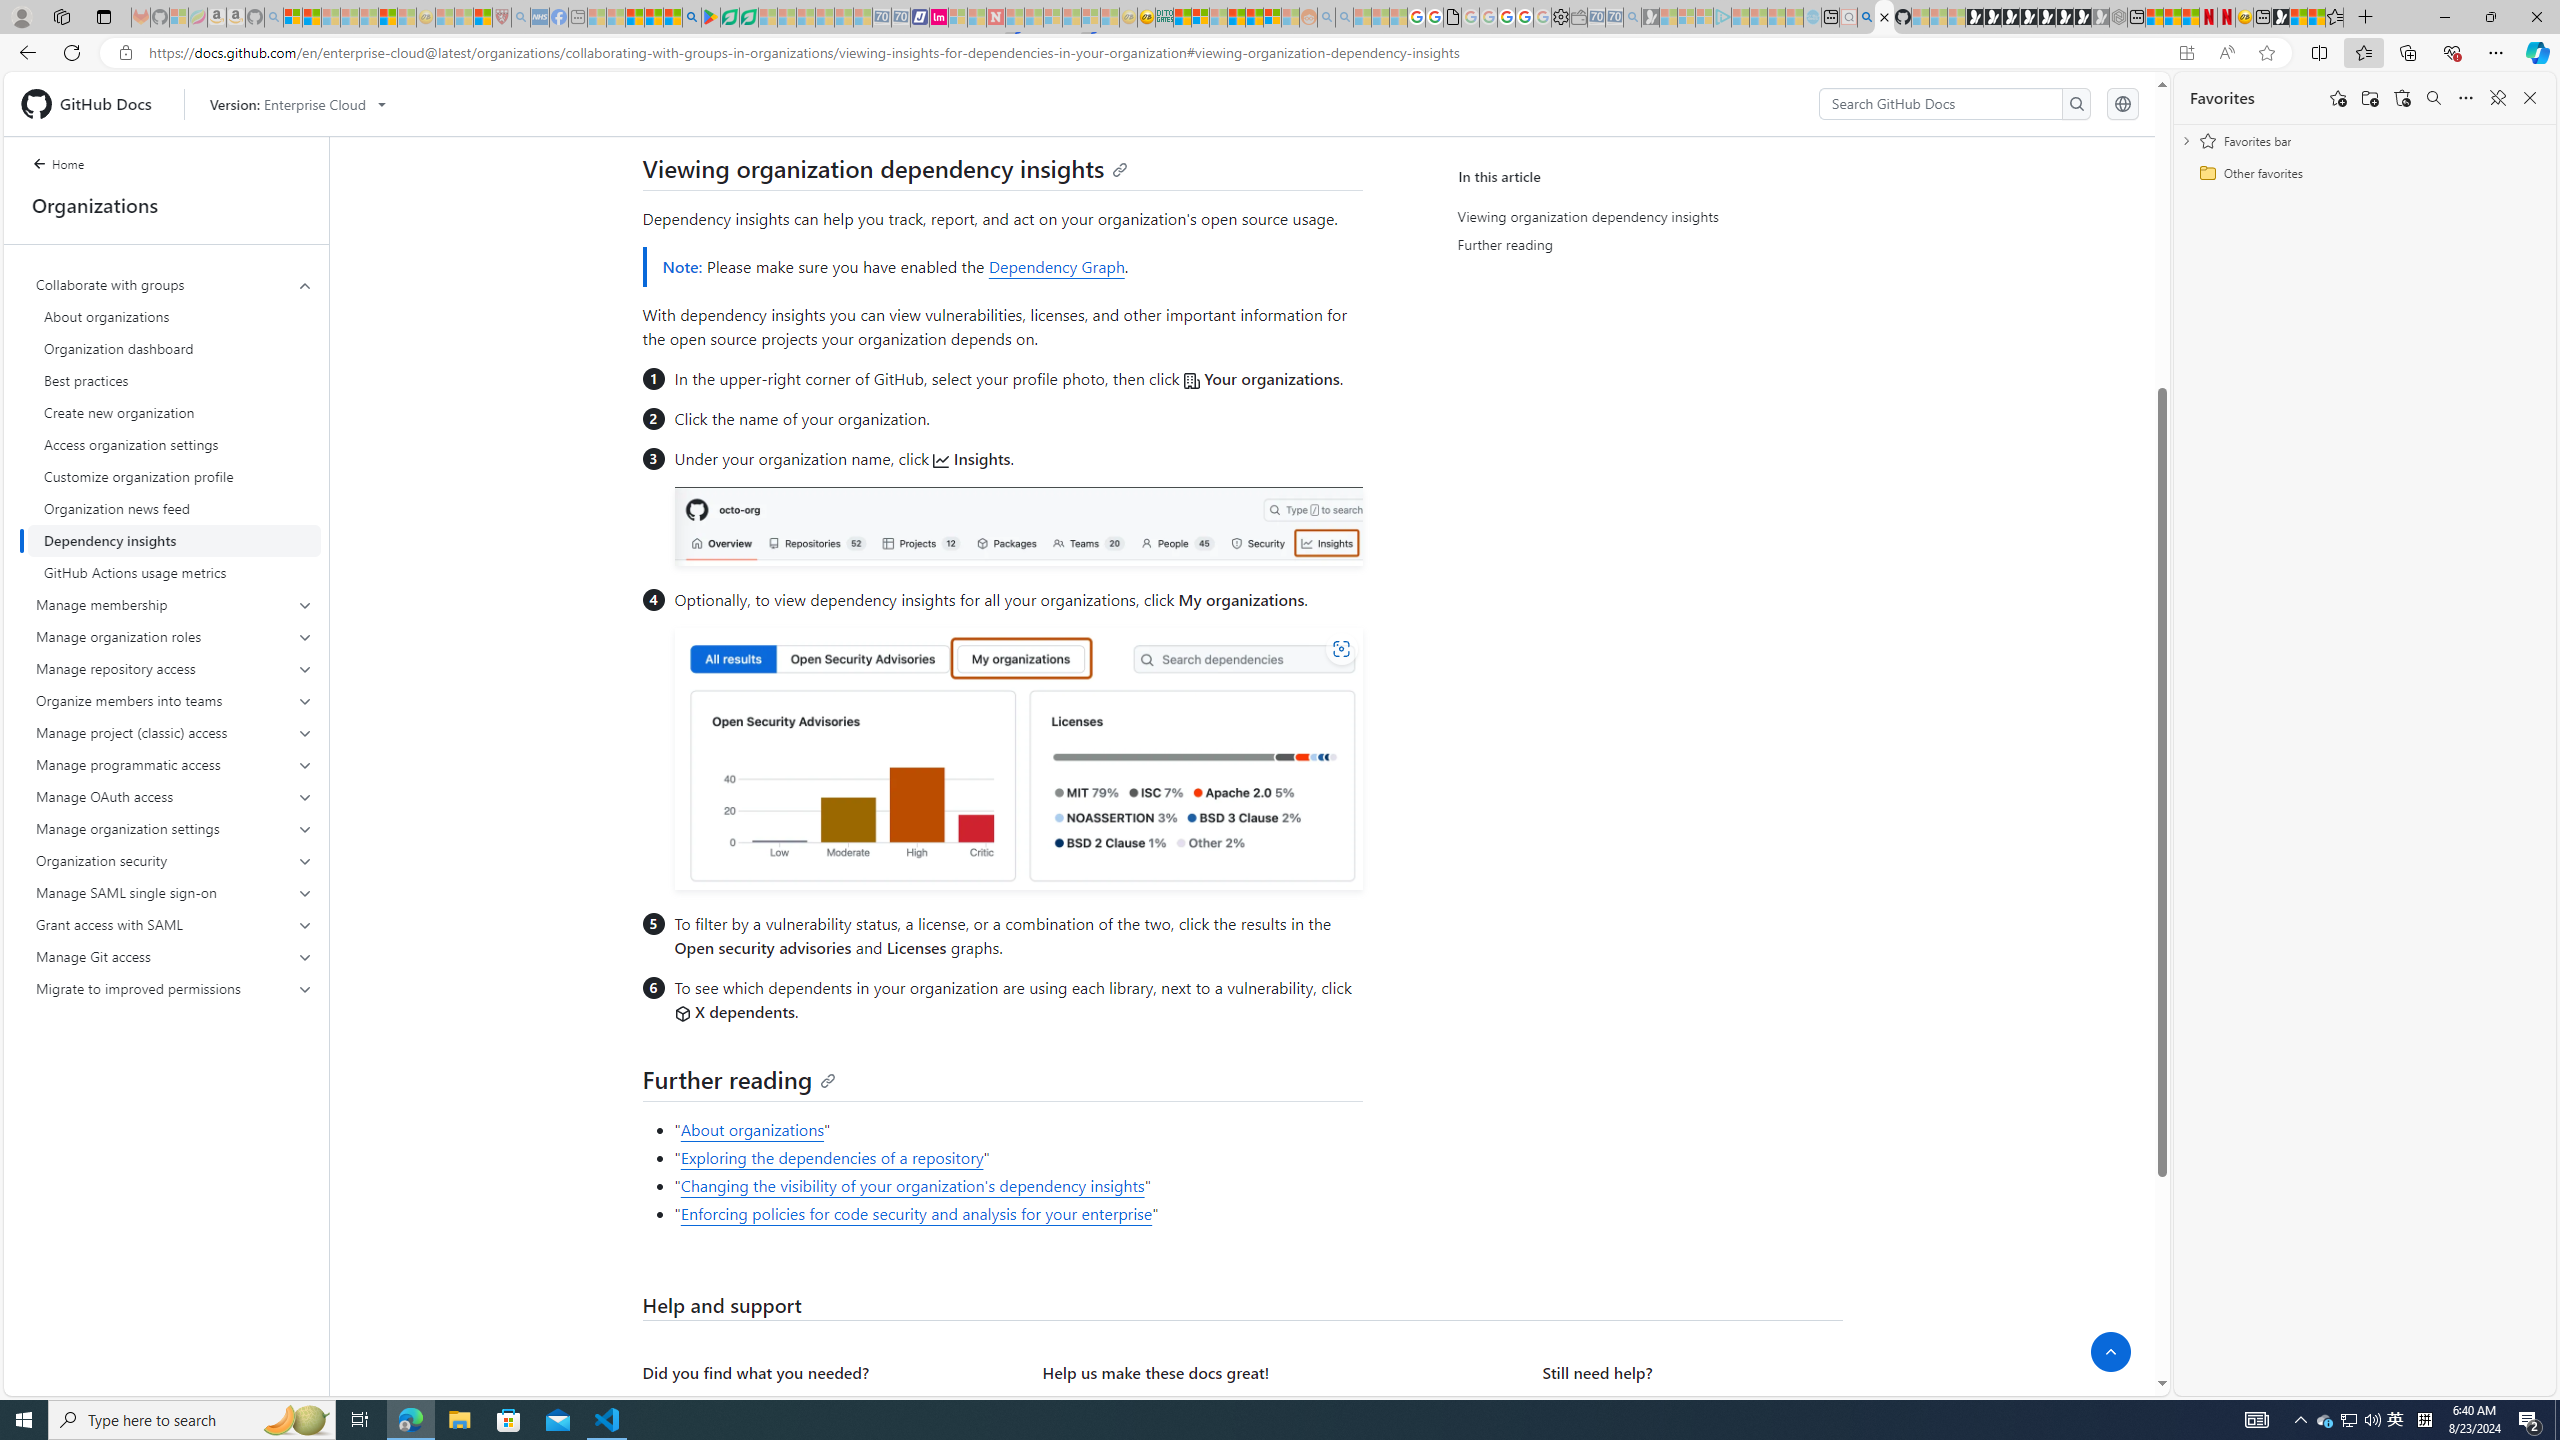  What do you see at coordinates (174, 475) in the screenshot?
I see `'Customize organization profile'` at bounding box center [174, 475].